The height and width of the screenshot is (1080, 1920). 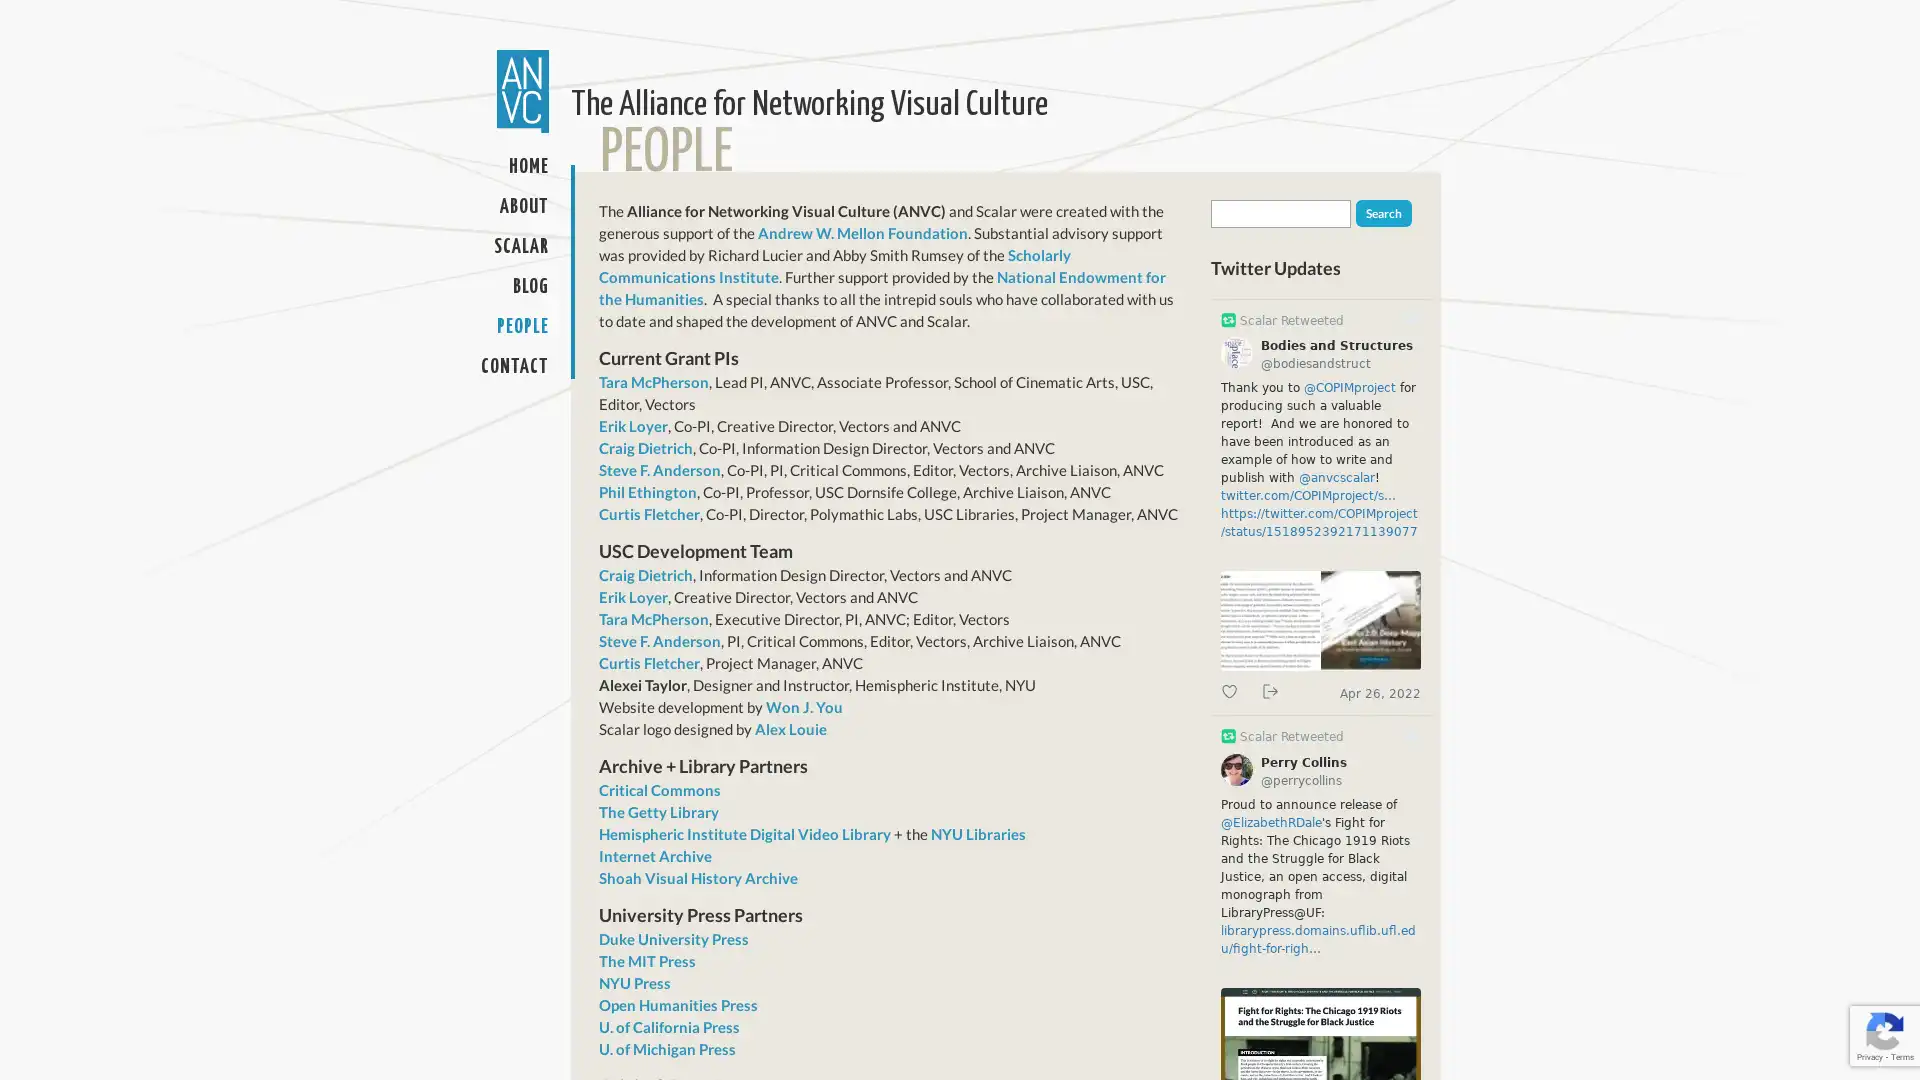 I want to click on Search, so click(x=1382, y=213).